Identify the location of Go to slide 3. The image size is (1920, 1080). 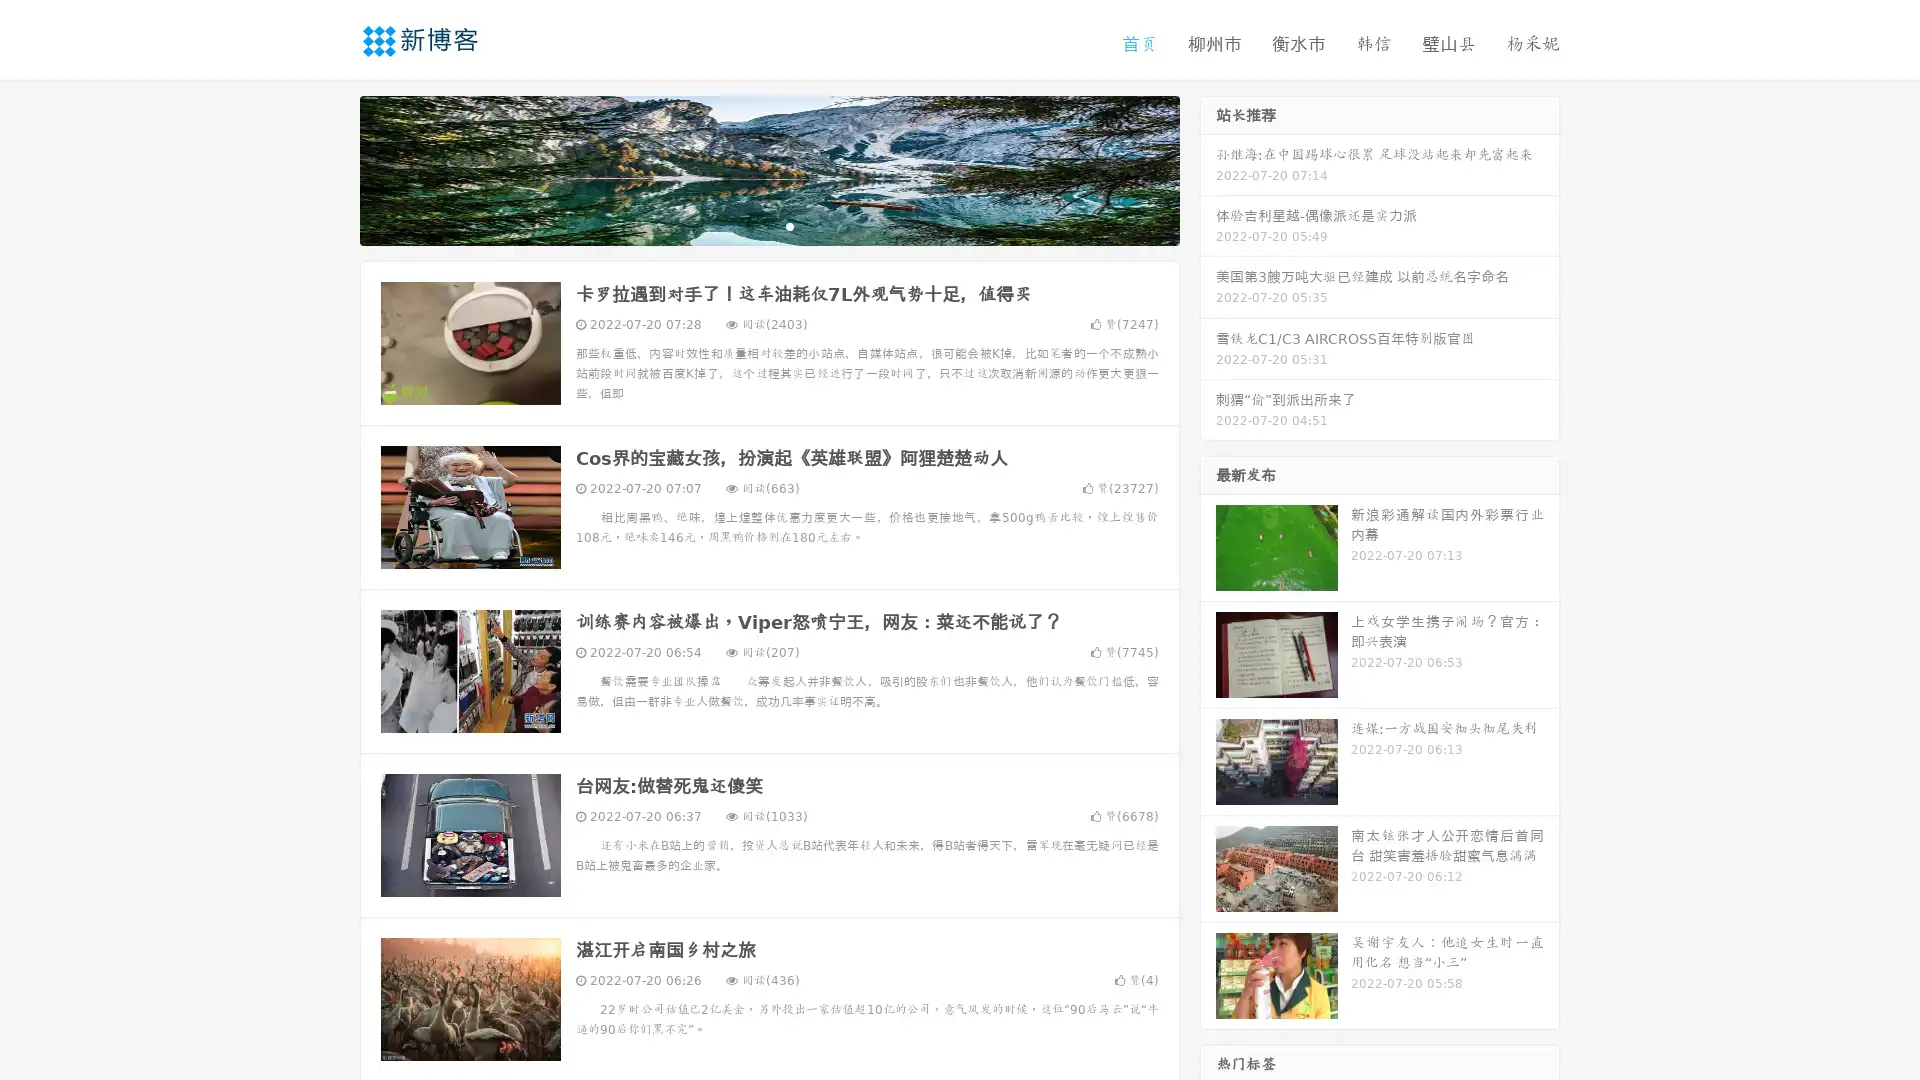
(789, 225).